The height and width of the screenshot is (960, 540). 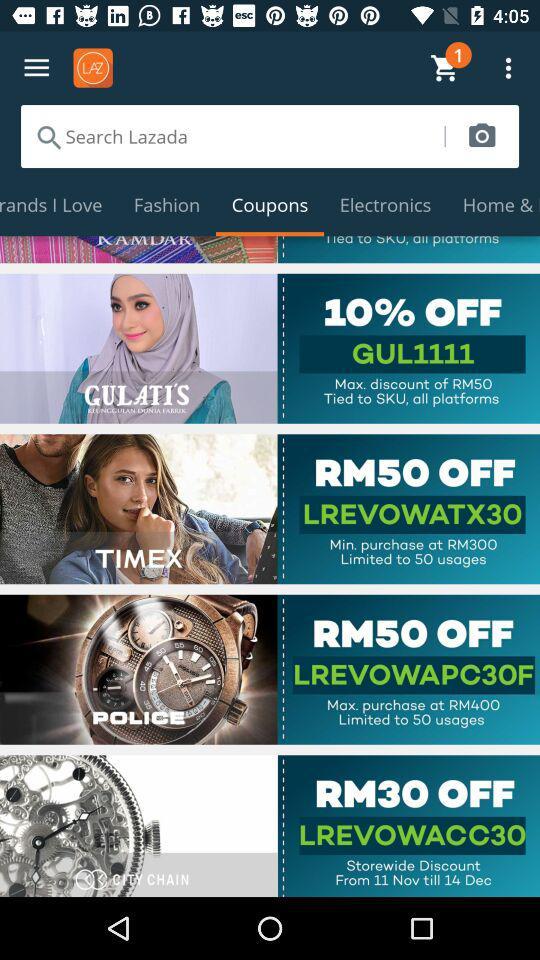 What do you see at coordinates (231, 135) in the screenshot?
I see `search lazada` at bounding box center [231, 135].